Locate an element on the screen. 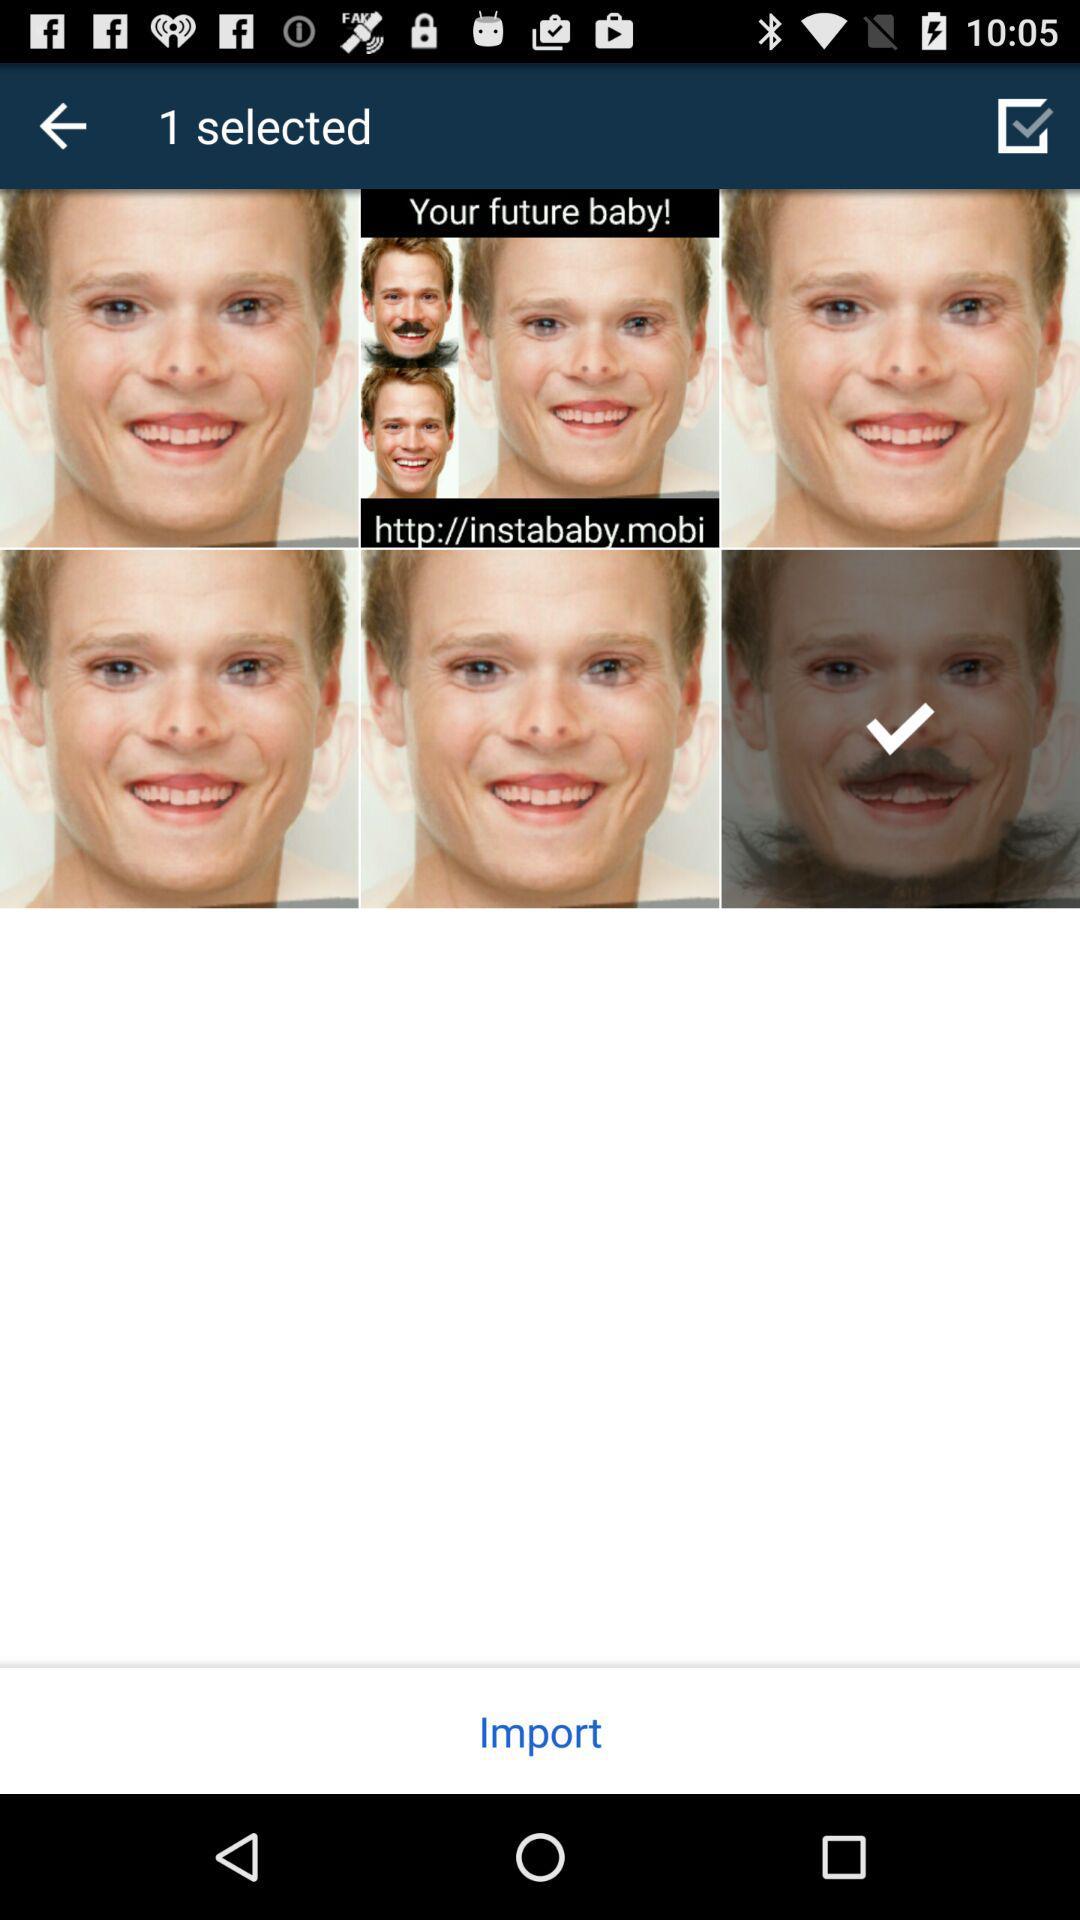  the image frist column second image is located at coordinates (540, 368).